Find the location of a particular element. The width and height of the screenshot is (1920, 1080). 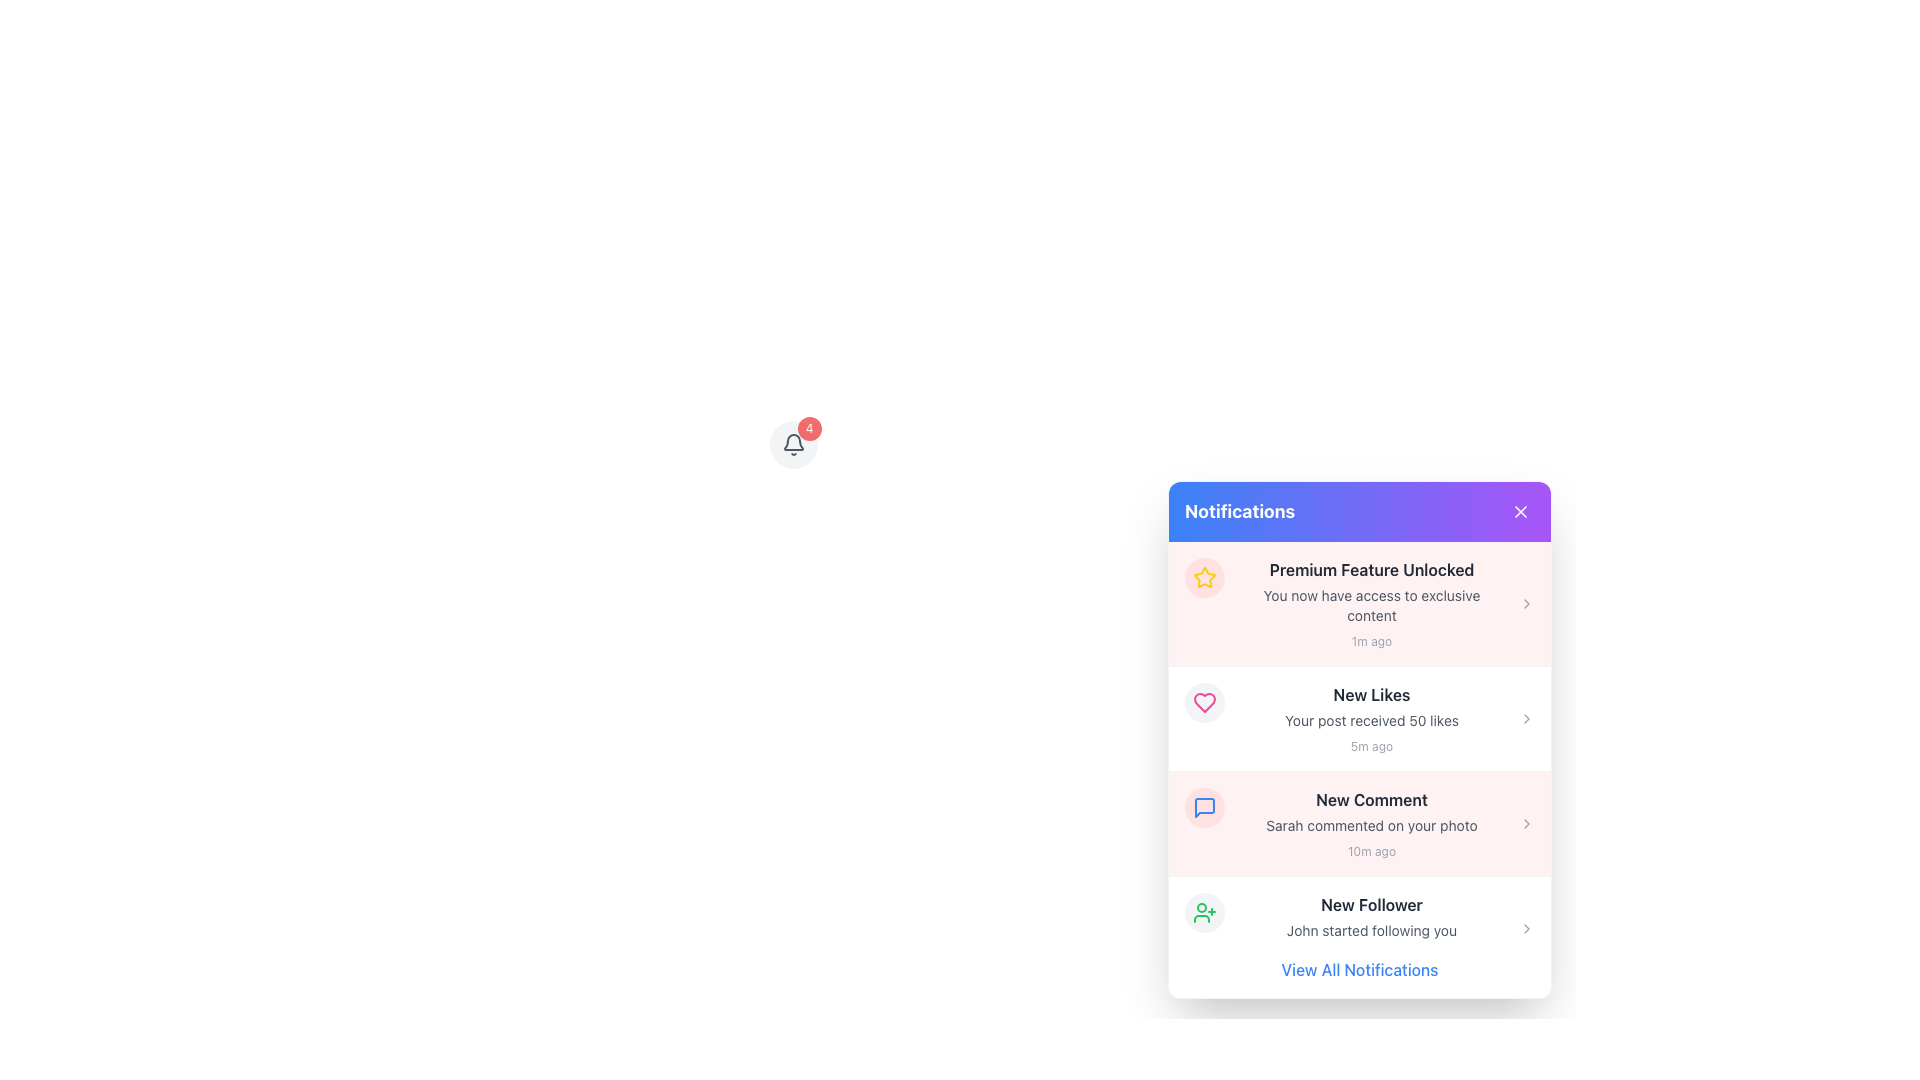

the button at the bottom of the notification panel is located at coordinates (1359, 968).